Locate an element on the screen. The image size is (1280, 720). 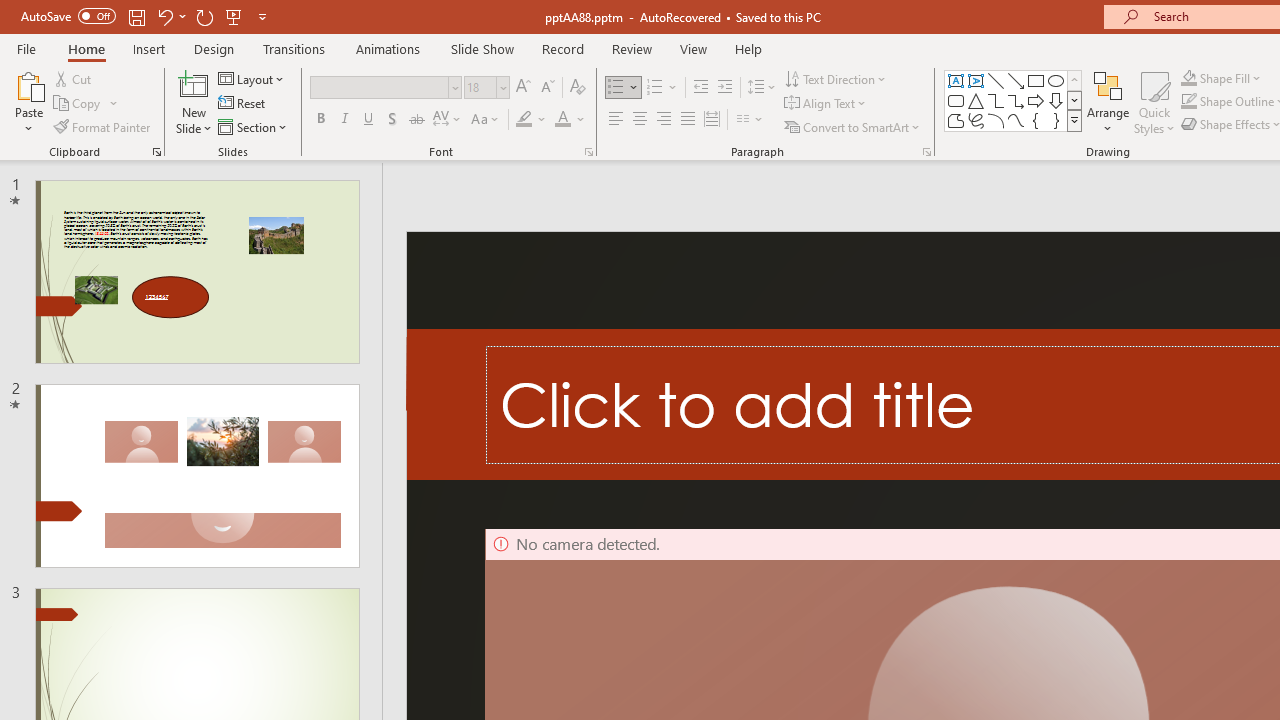
'Align Text' is located at coordinates (826, 103).